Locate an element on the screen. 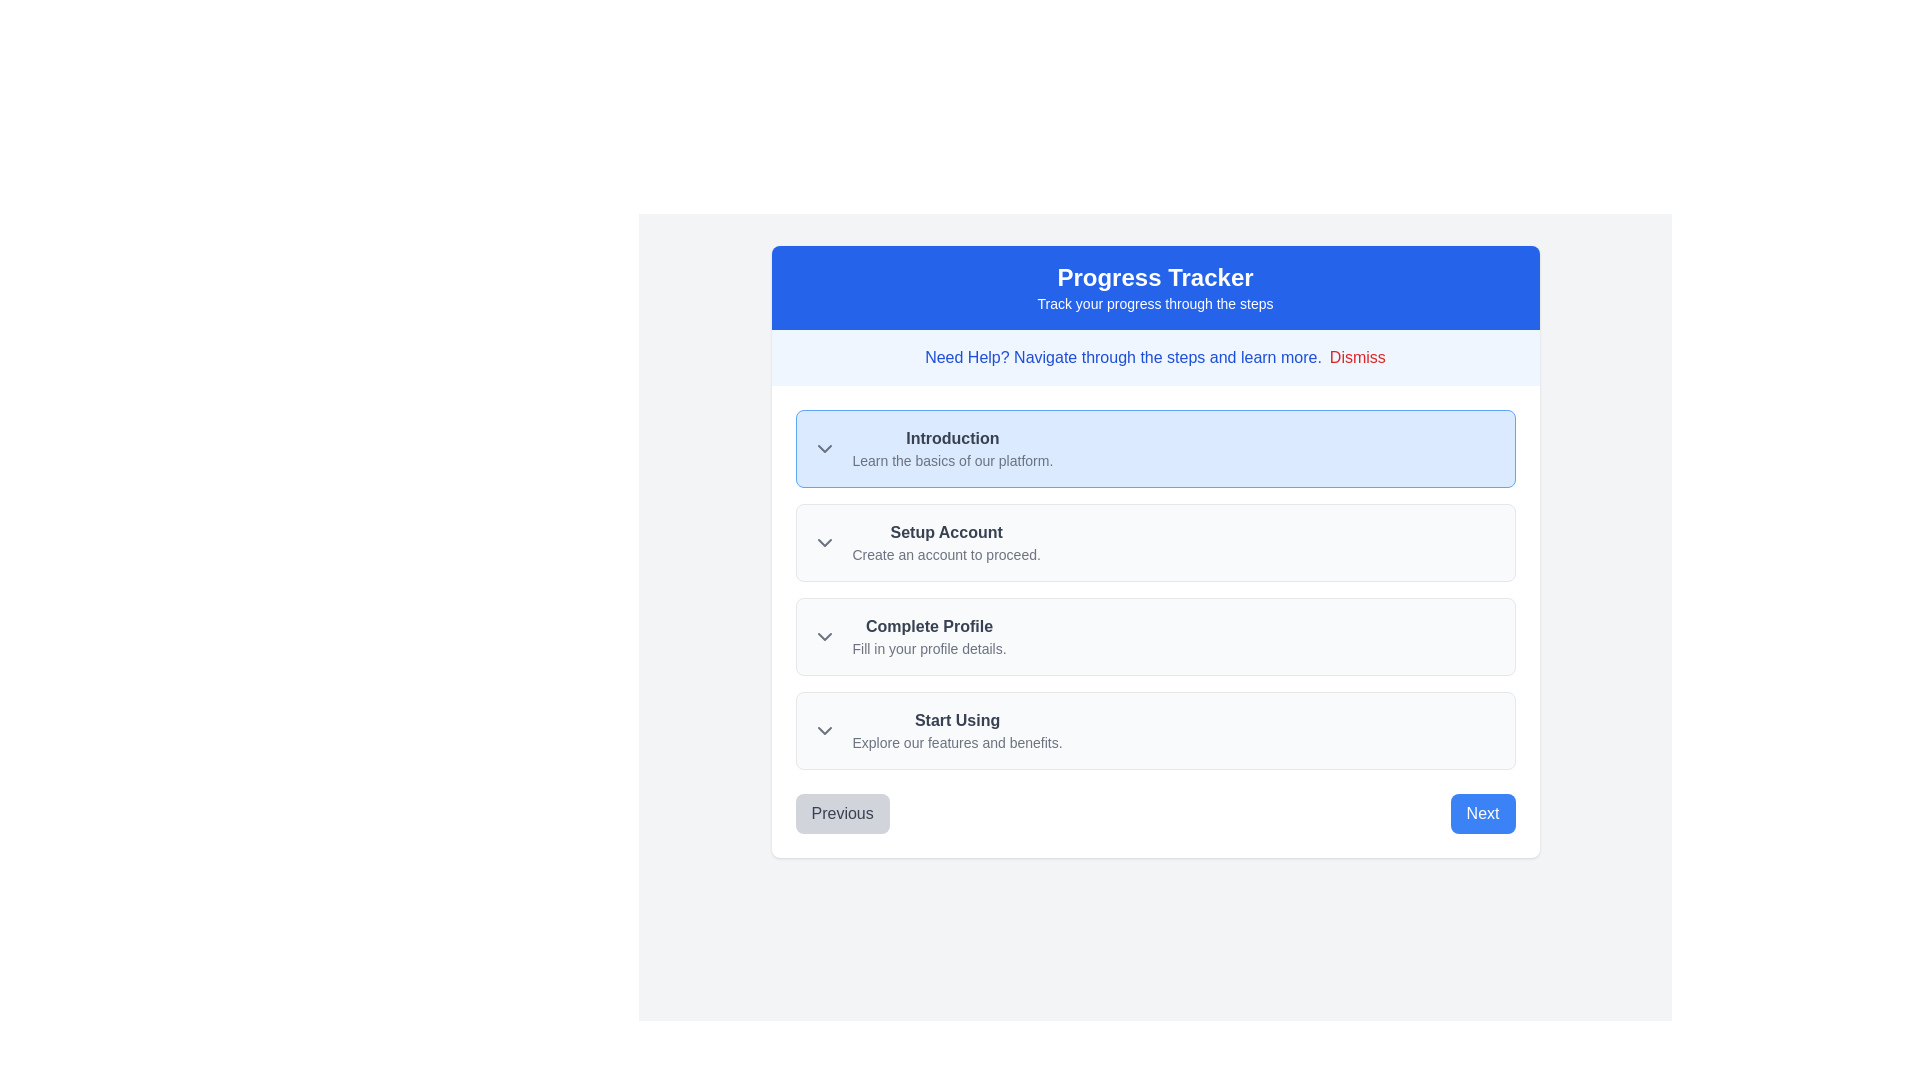  the downward-pointing chevron arrow icon, which is gray and located to the left of the text 'Introduction' in the progress tracker interface is located at coordinates (824, 447).